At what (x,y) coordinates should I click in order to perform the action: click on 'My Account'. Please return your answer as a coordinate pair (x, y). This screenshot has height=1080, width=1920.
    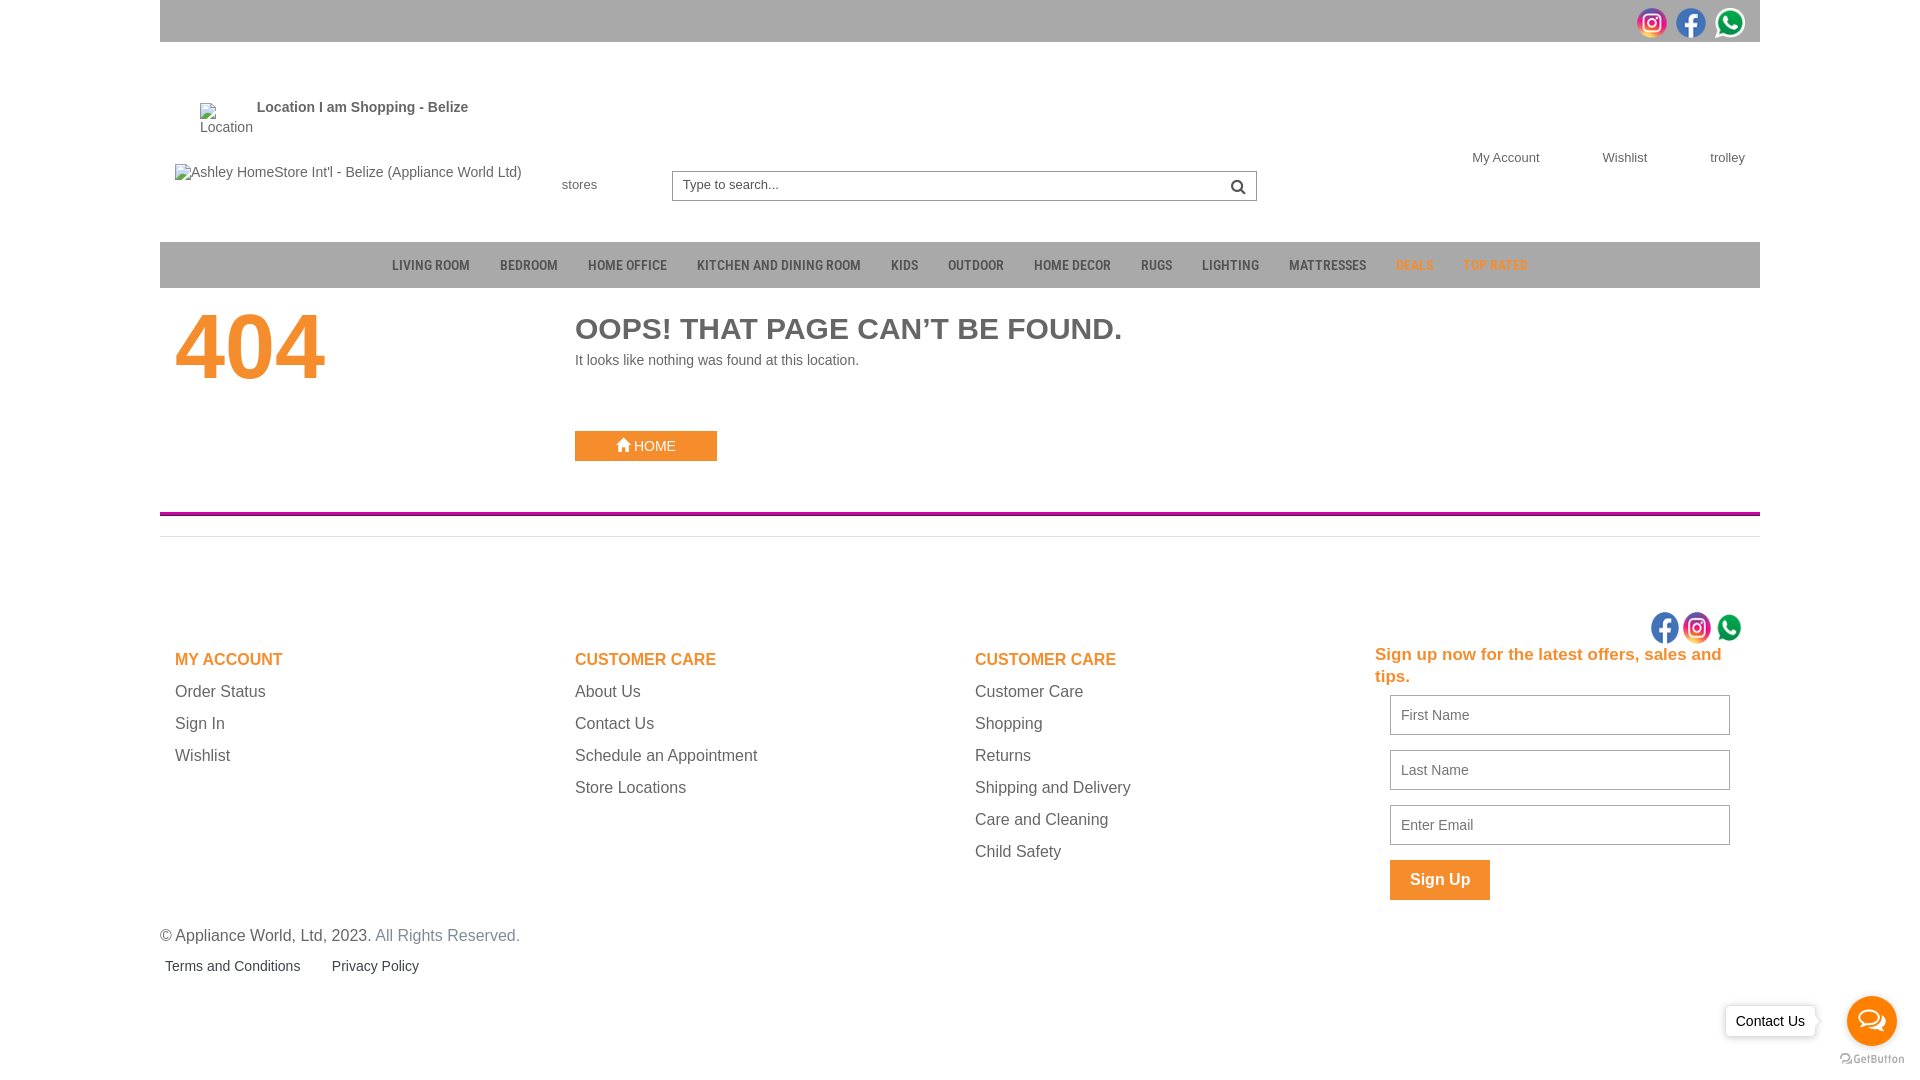
    Looking at the image, I should click on (1444, 156).